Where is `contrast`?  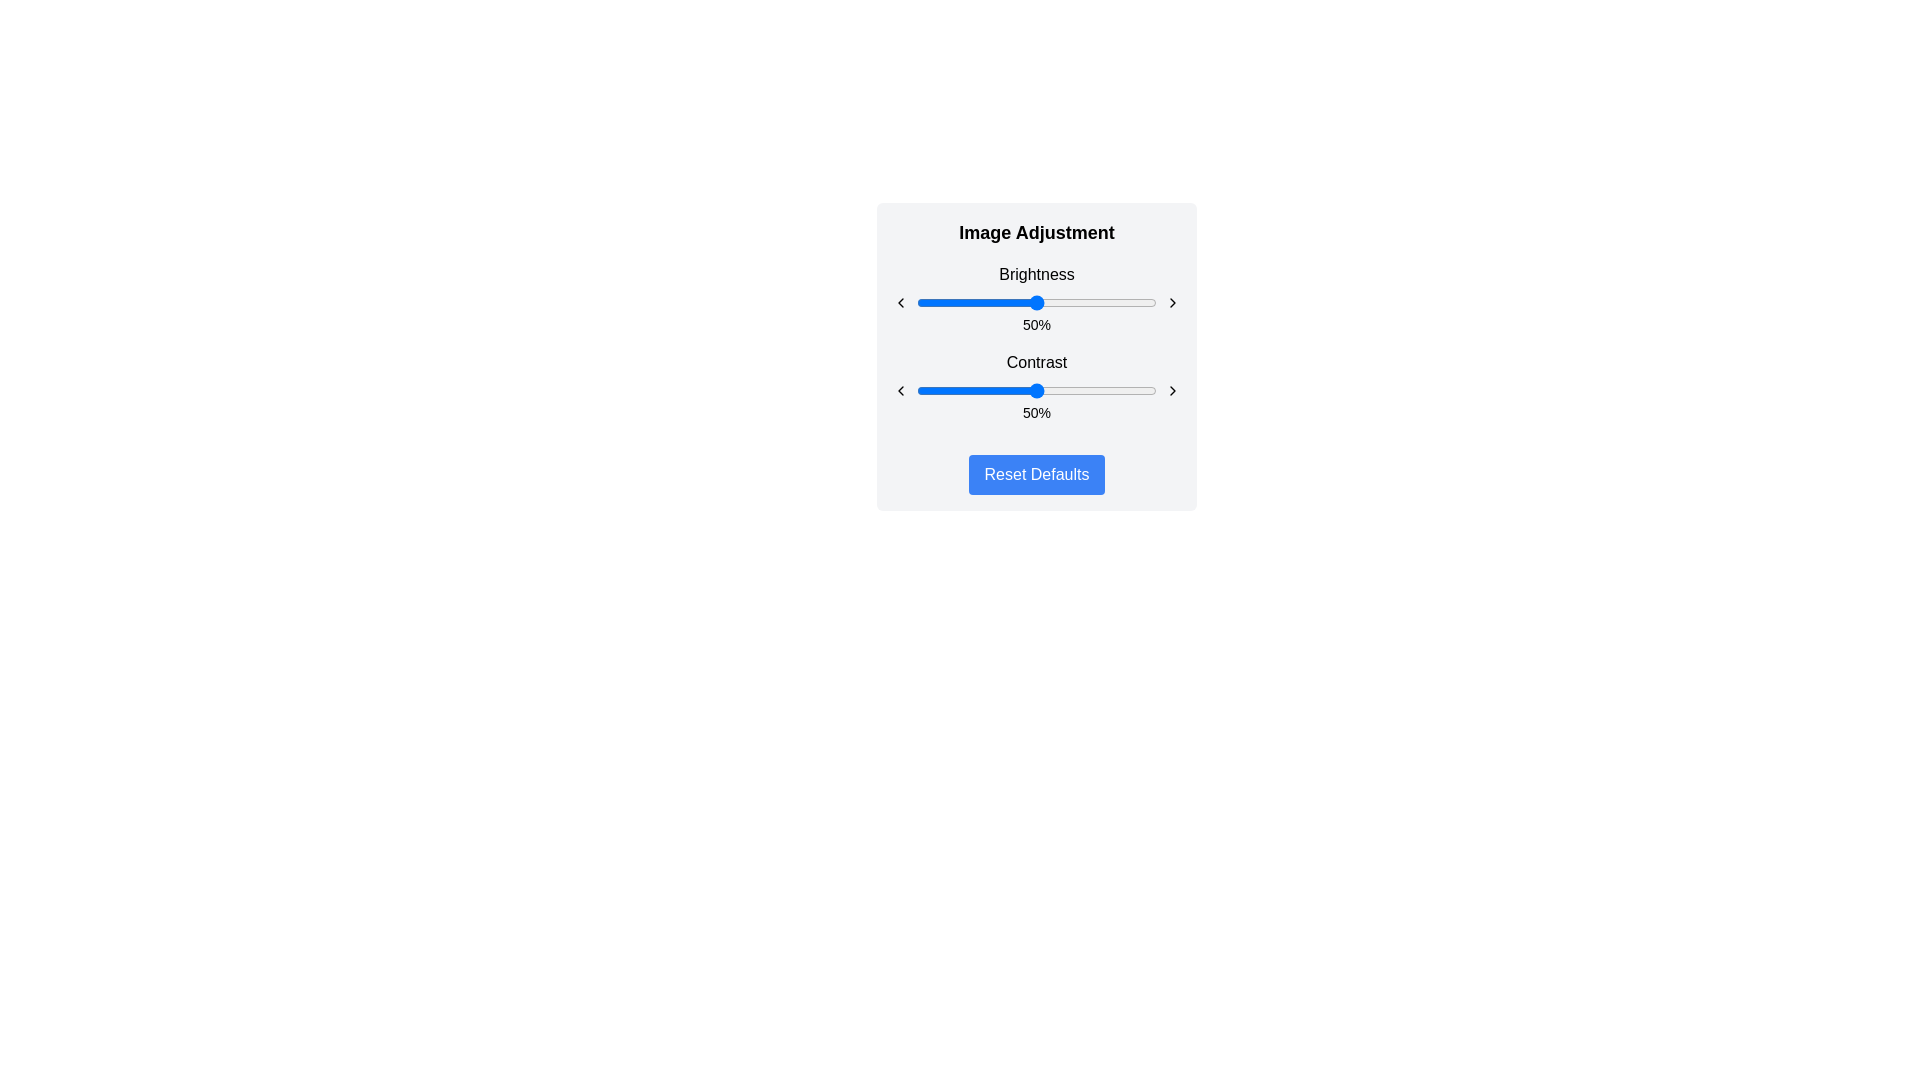
contrast is located at coordinates (998, 390).